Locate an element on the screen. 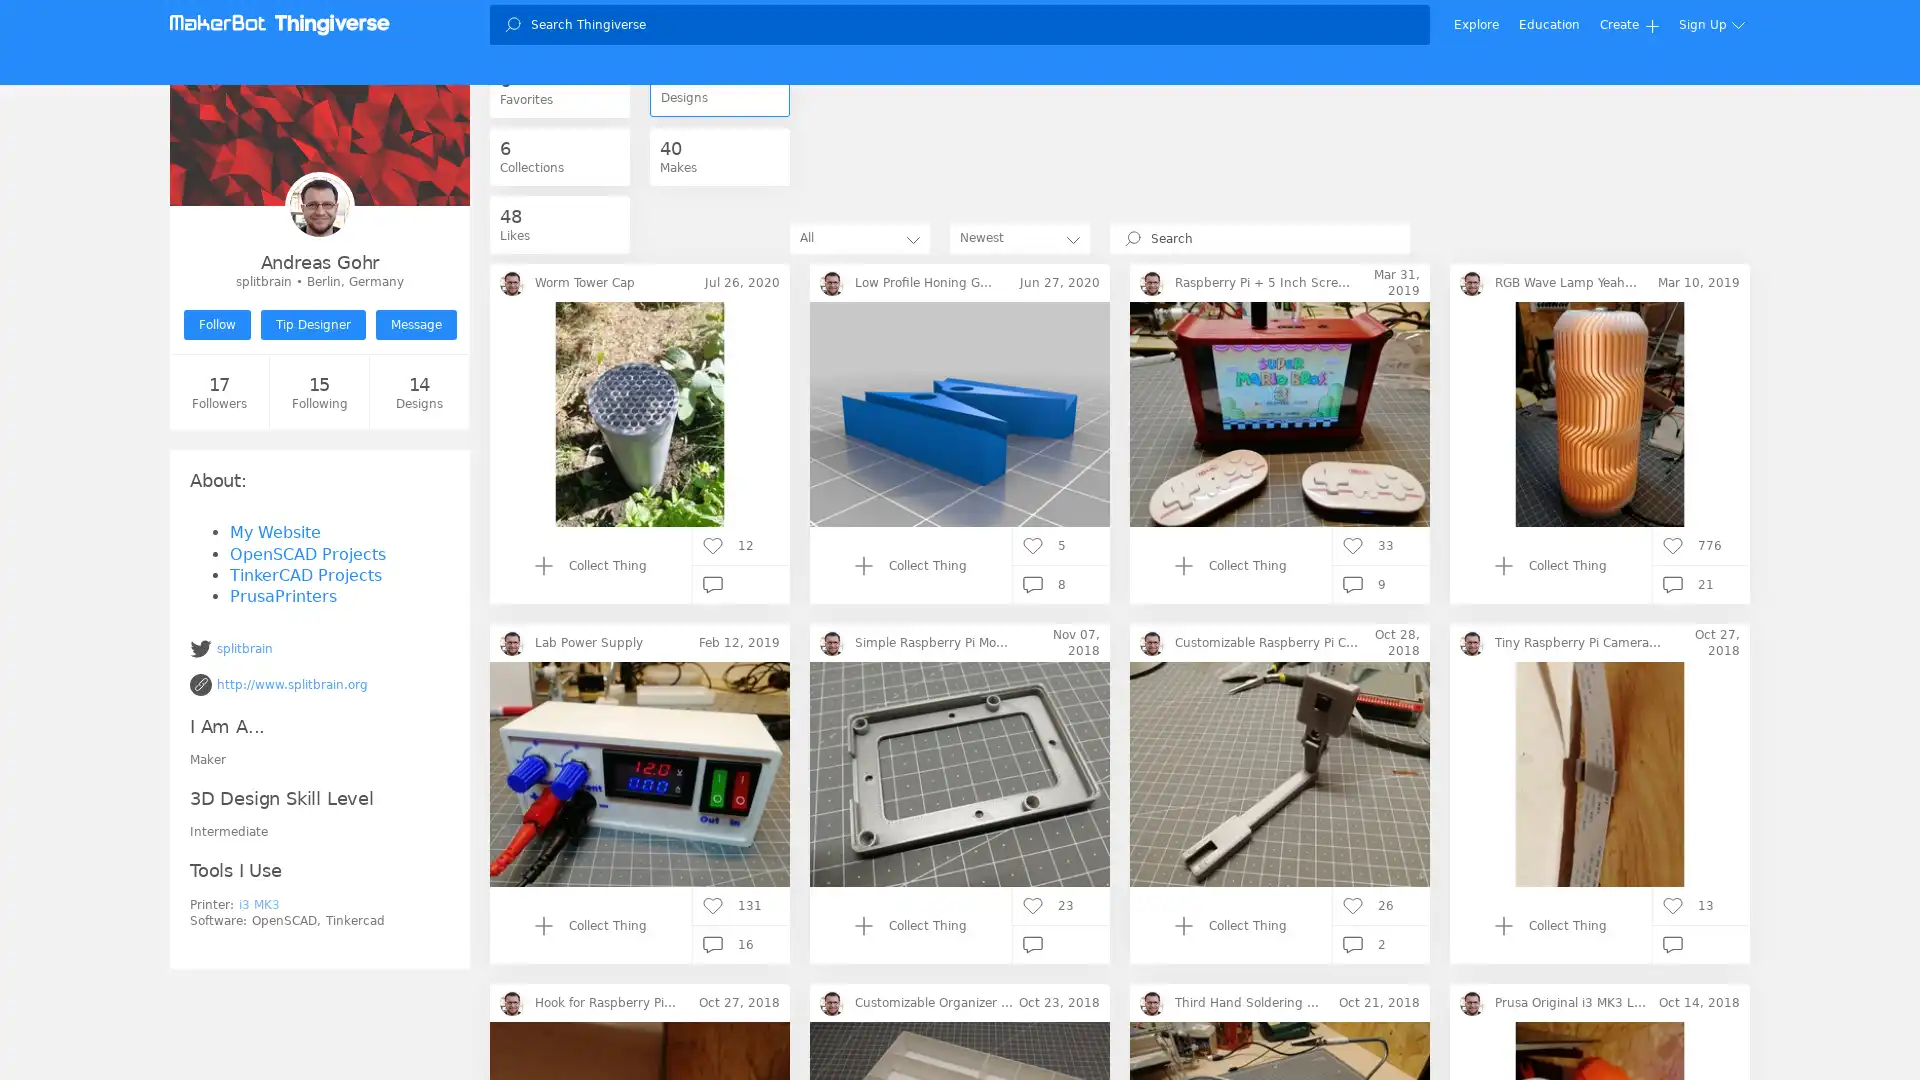 The image size is (1920, 1080). Sign Up is located at coordinates (1713, 24).